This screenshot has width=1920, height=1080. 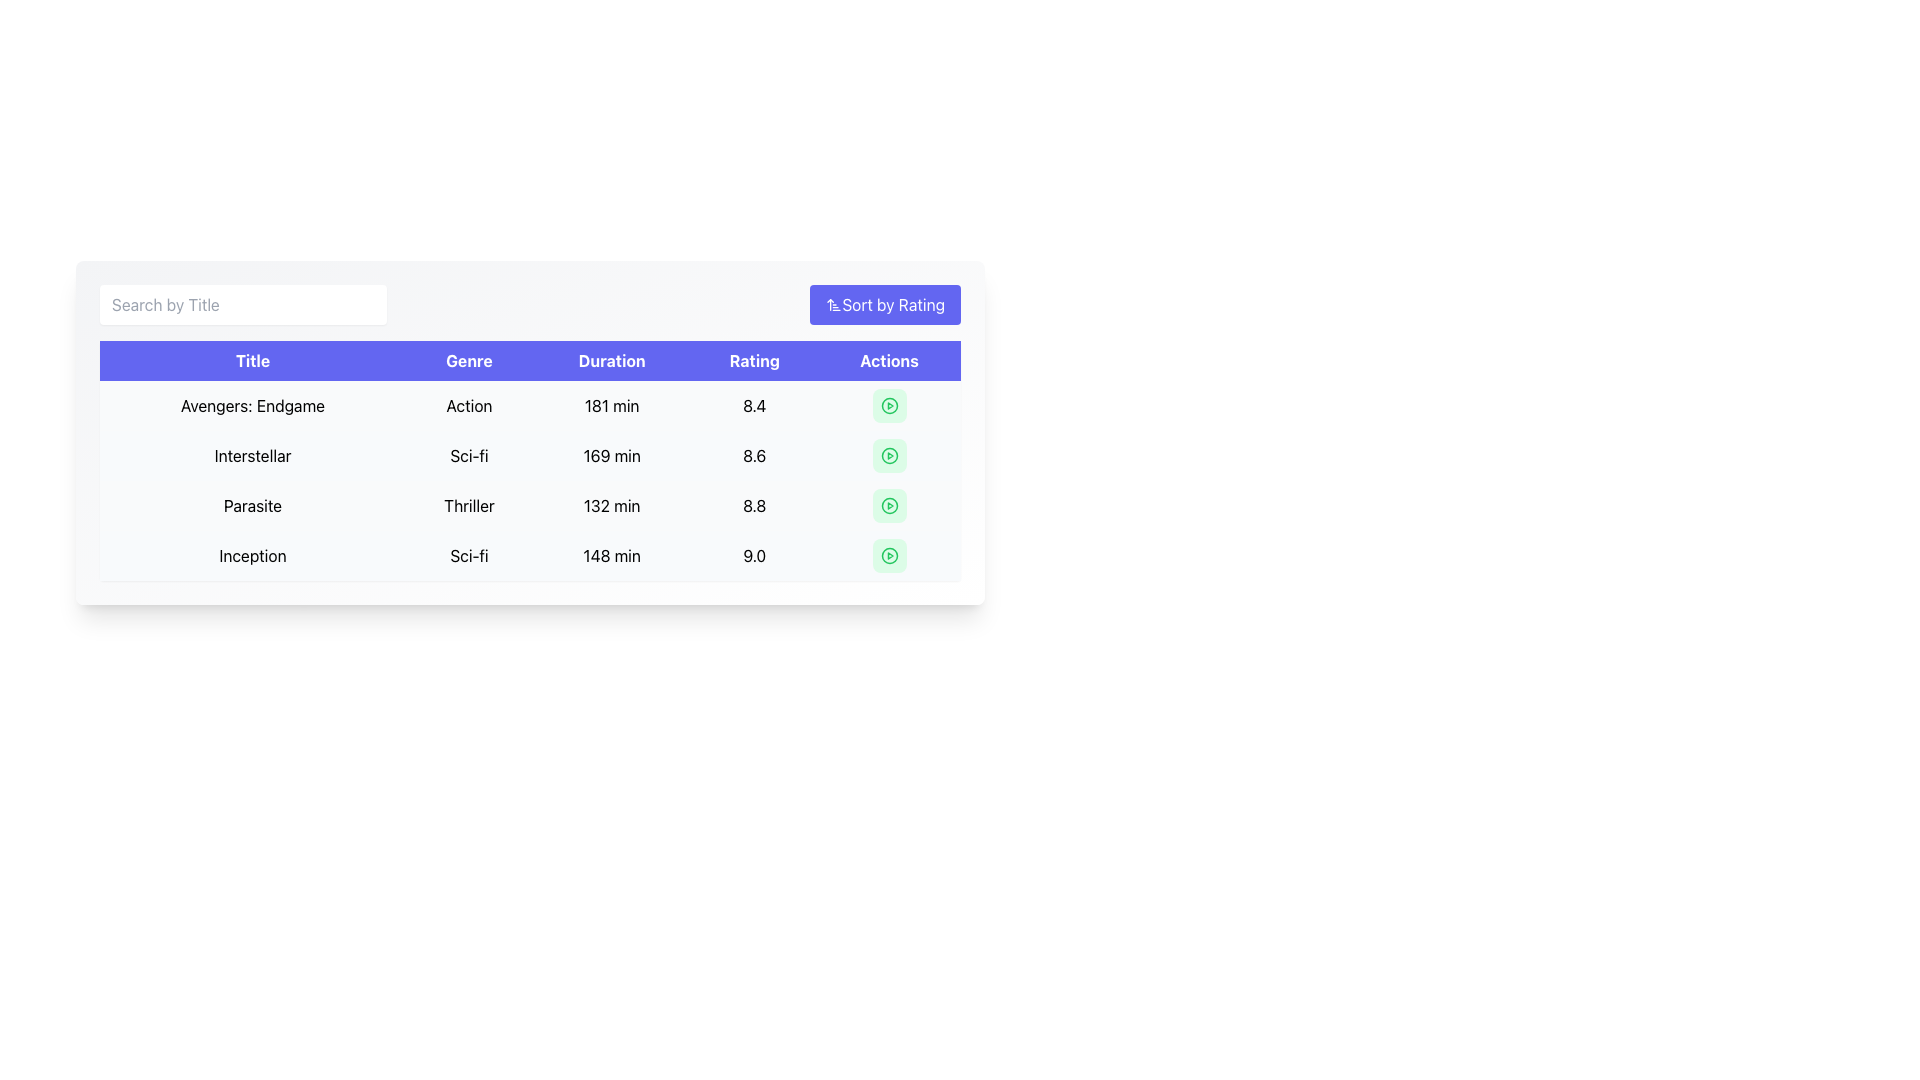 I want to click on the Circular Outline element within the button-like icon in the 'Actions' column of the third row of the data table, which is styled in green and has a circular shape, so click(x=888, y=405).